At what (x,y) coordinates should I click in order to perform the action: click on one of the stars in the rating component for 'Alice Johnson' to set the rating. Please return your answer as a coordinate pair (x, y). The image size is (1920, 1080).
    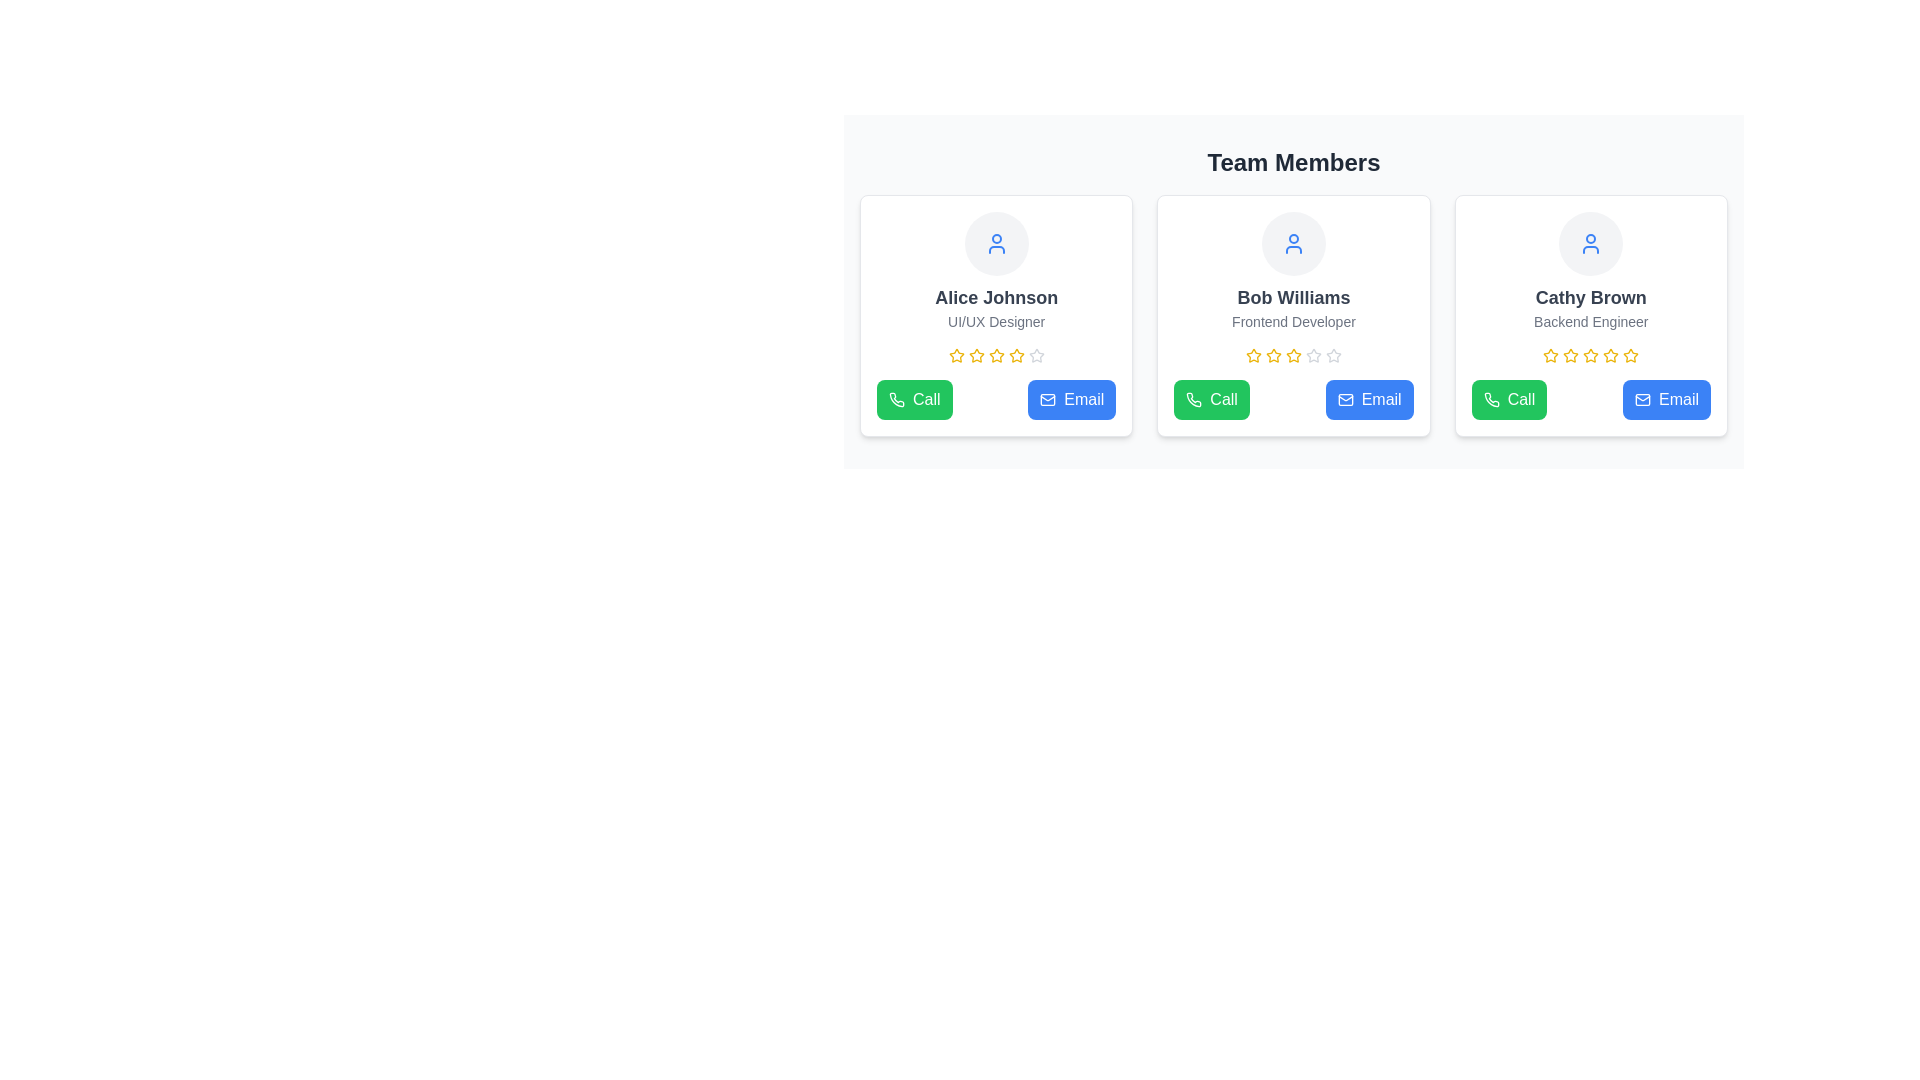
    Looking at the image, I should click on (996, 354).